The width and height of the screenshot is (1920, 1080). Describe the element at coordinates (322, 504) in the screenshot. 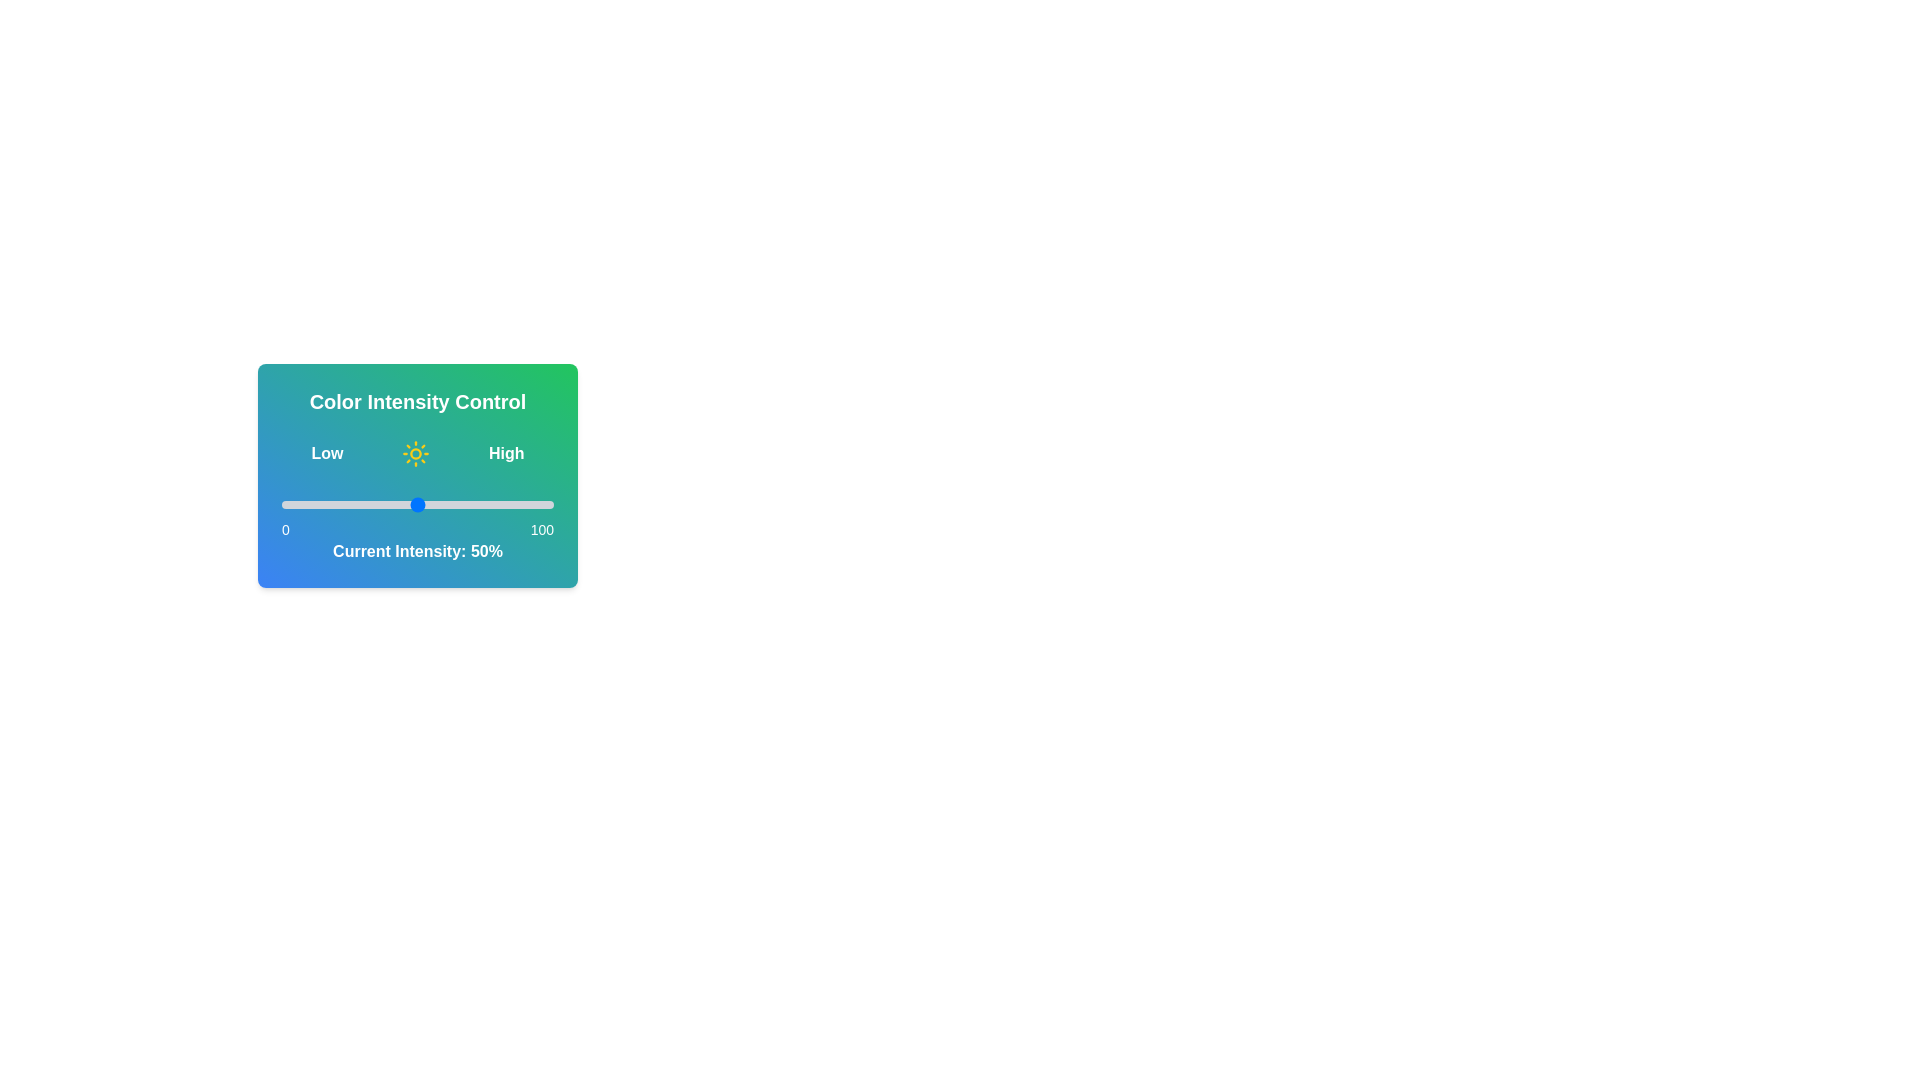

I see `the intensity value` at that location.